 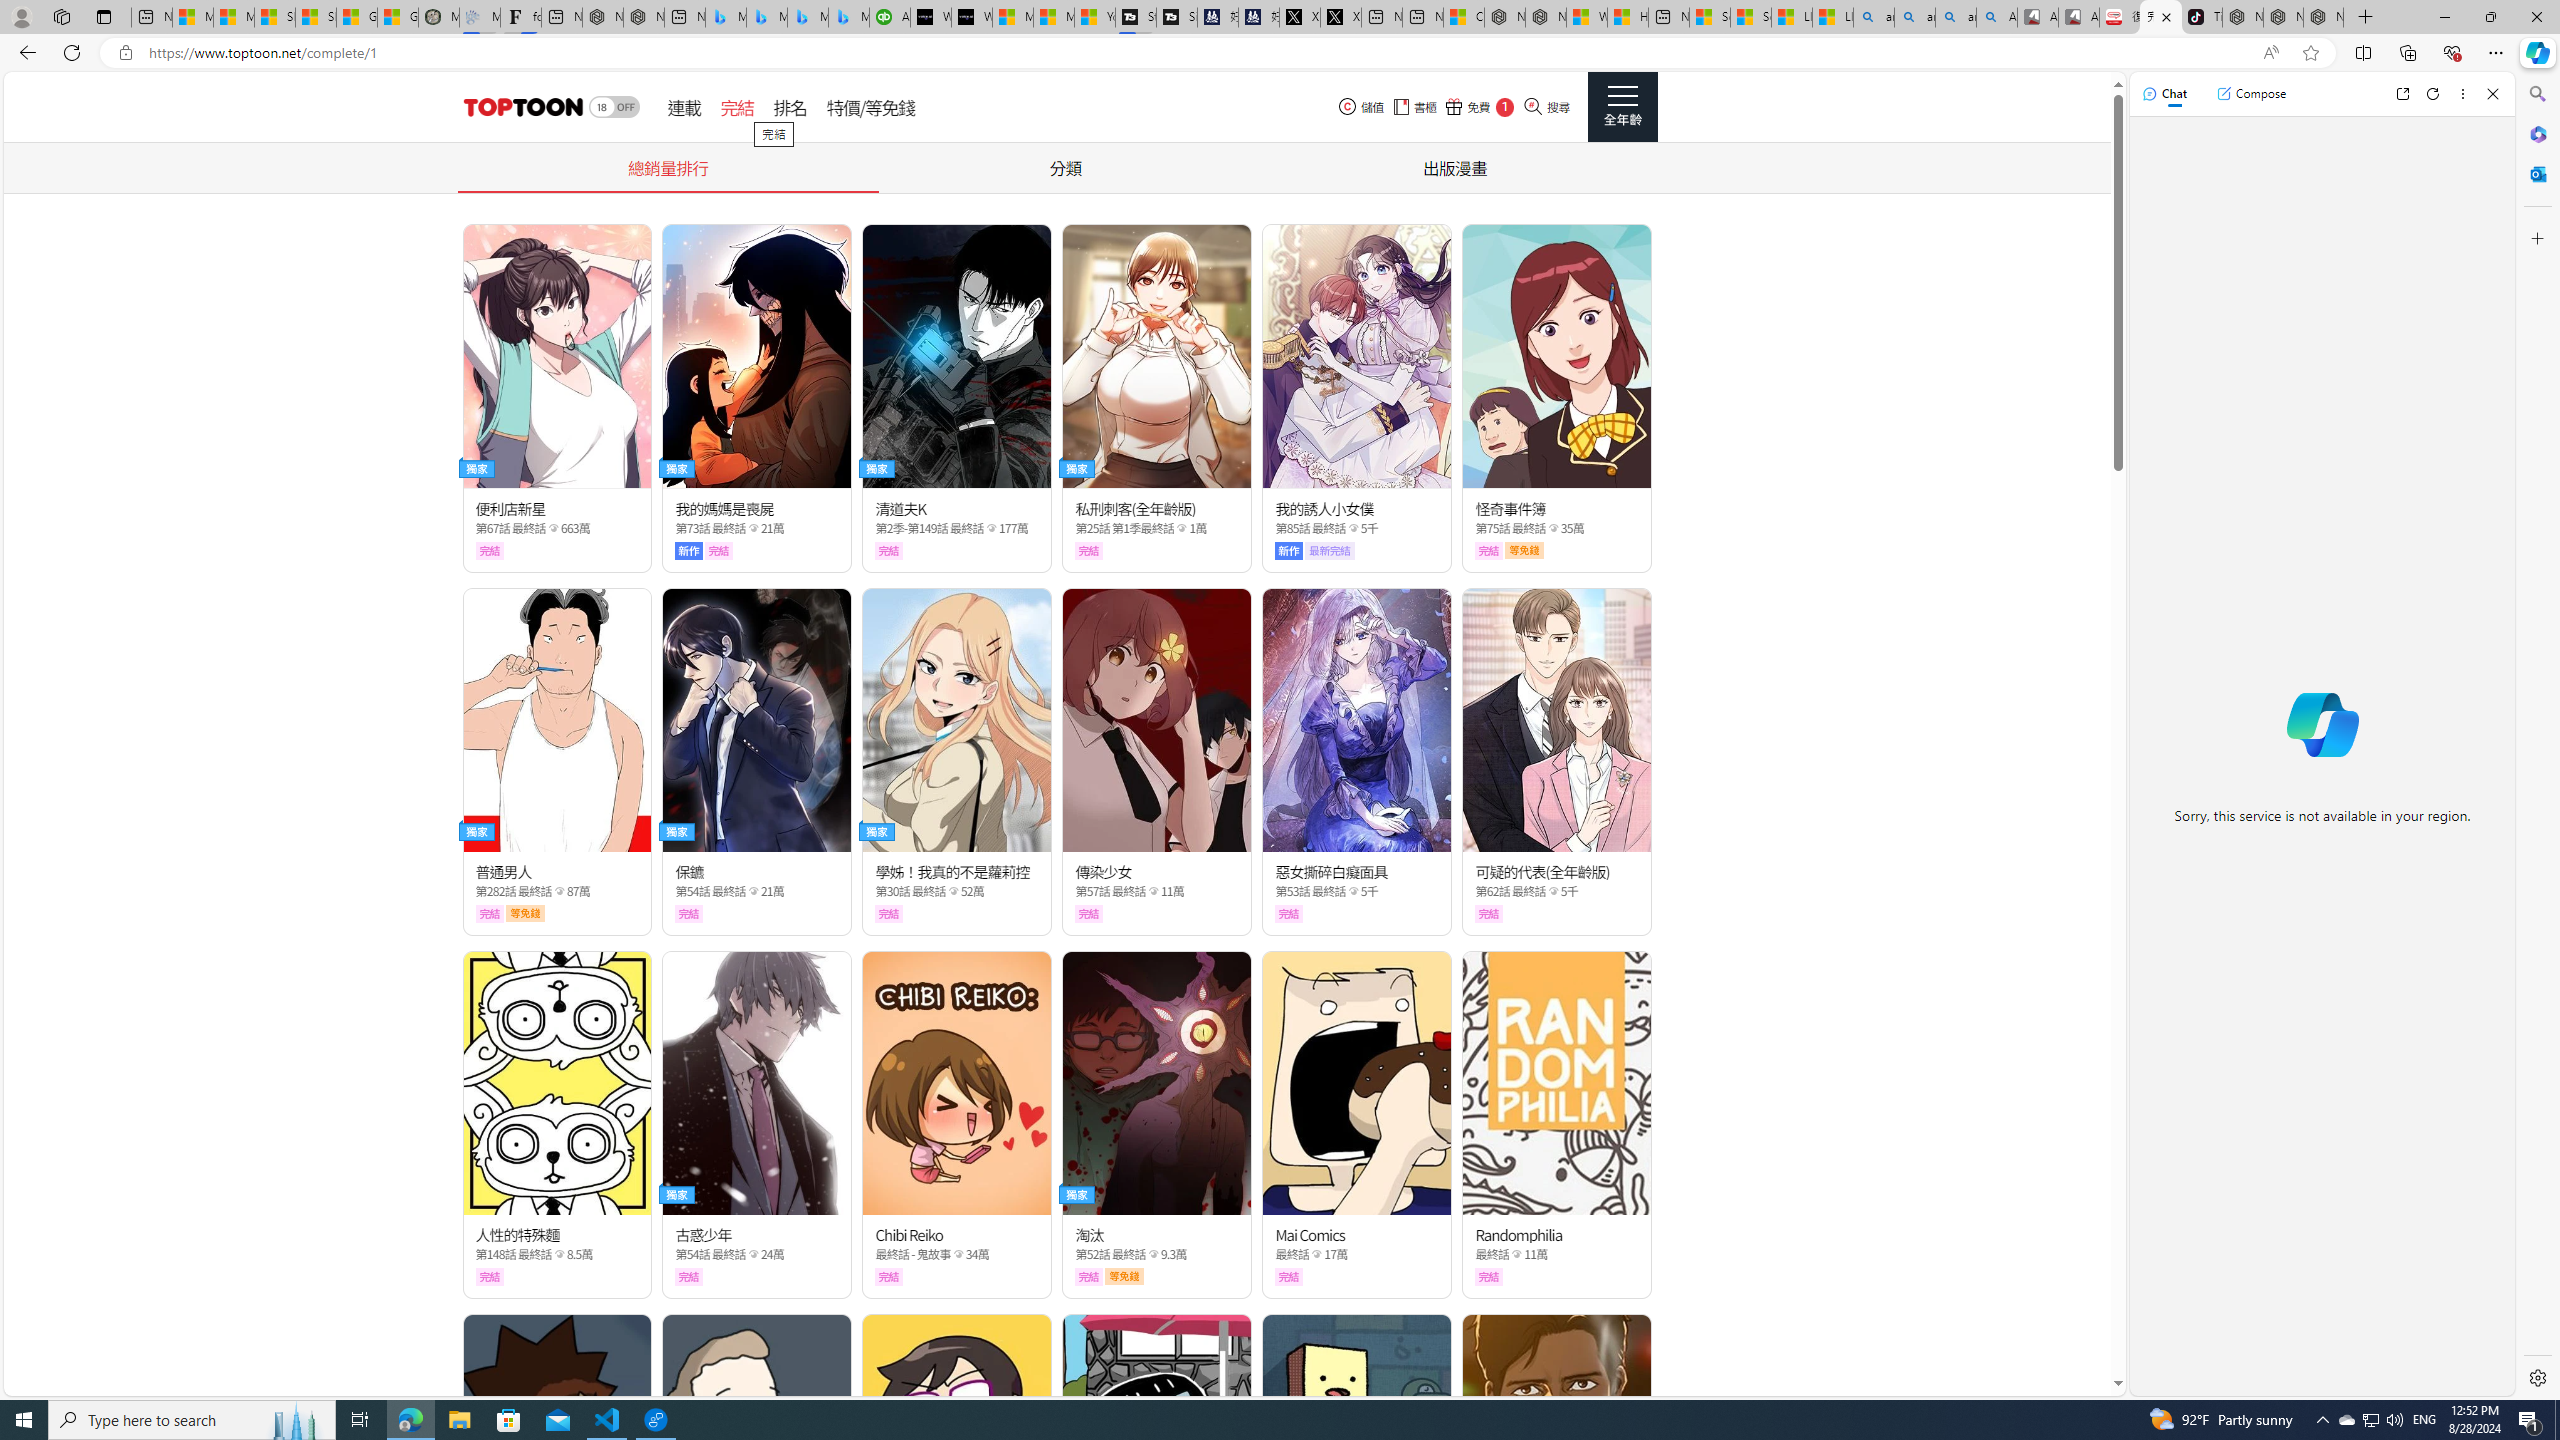 I want to click on 'Customize', so click(x=2535, y=237).